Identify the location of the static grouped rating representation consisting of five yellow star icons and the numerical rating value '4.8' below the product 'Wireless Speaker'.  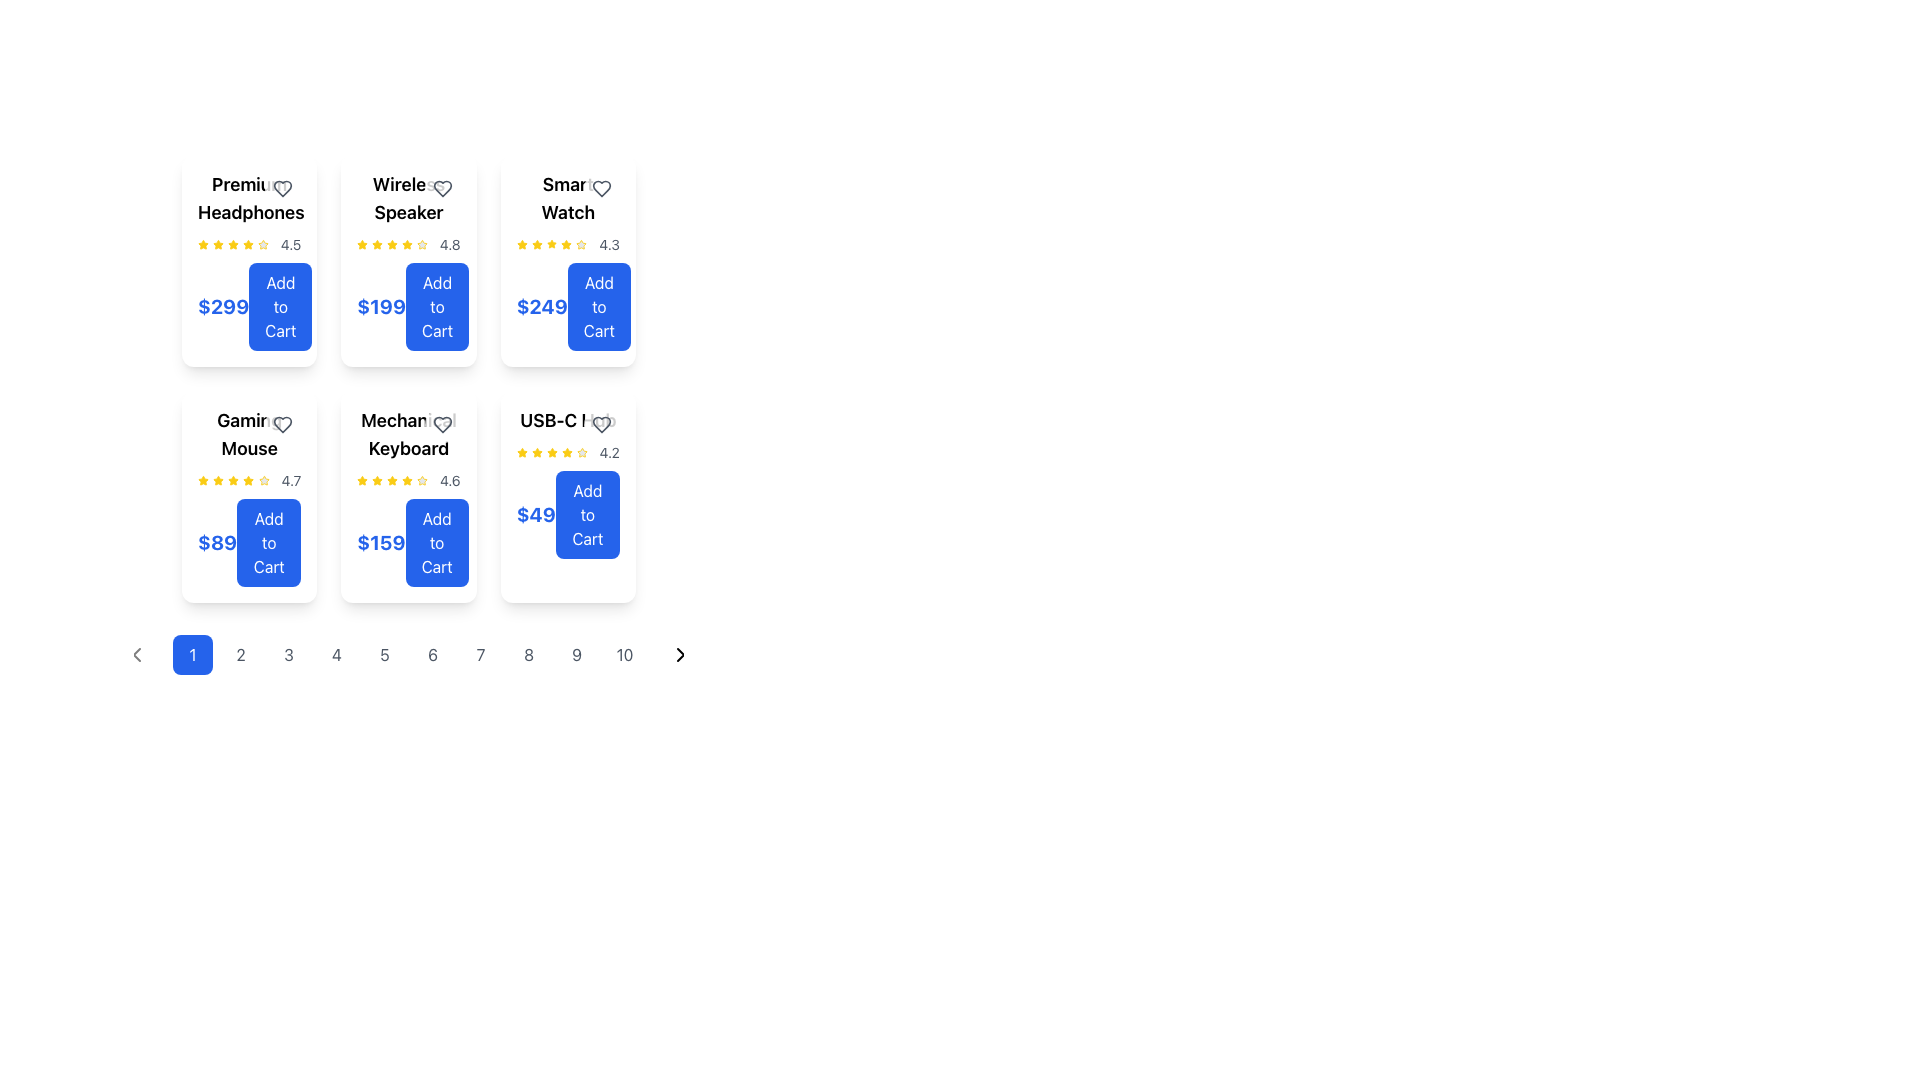
(407, 244).